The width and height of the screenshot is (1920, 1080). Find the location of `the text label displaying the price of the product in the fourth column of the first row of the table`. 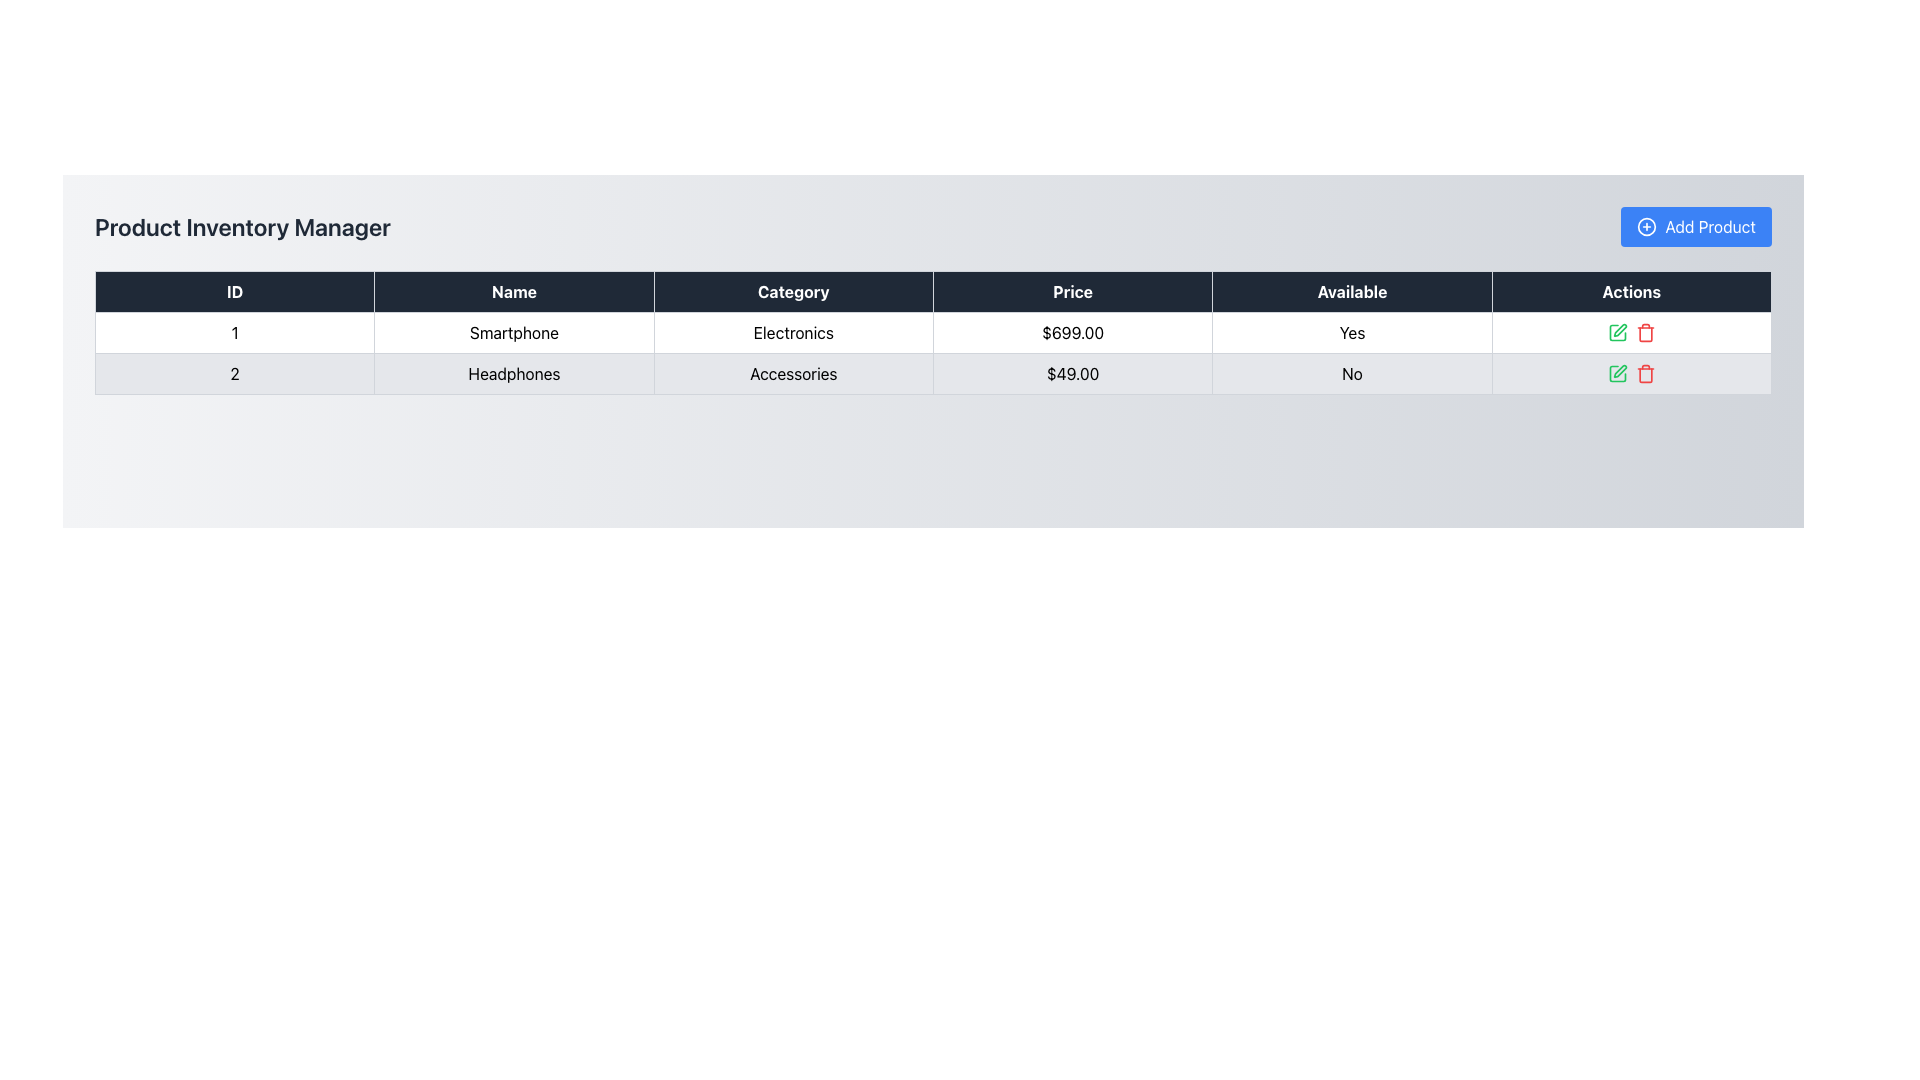

the text label displaying the price of the product in the fourth column of the first row of the table is located at coordinates (1072, 331).